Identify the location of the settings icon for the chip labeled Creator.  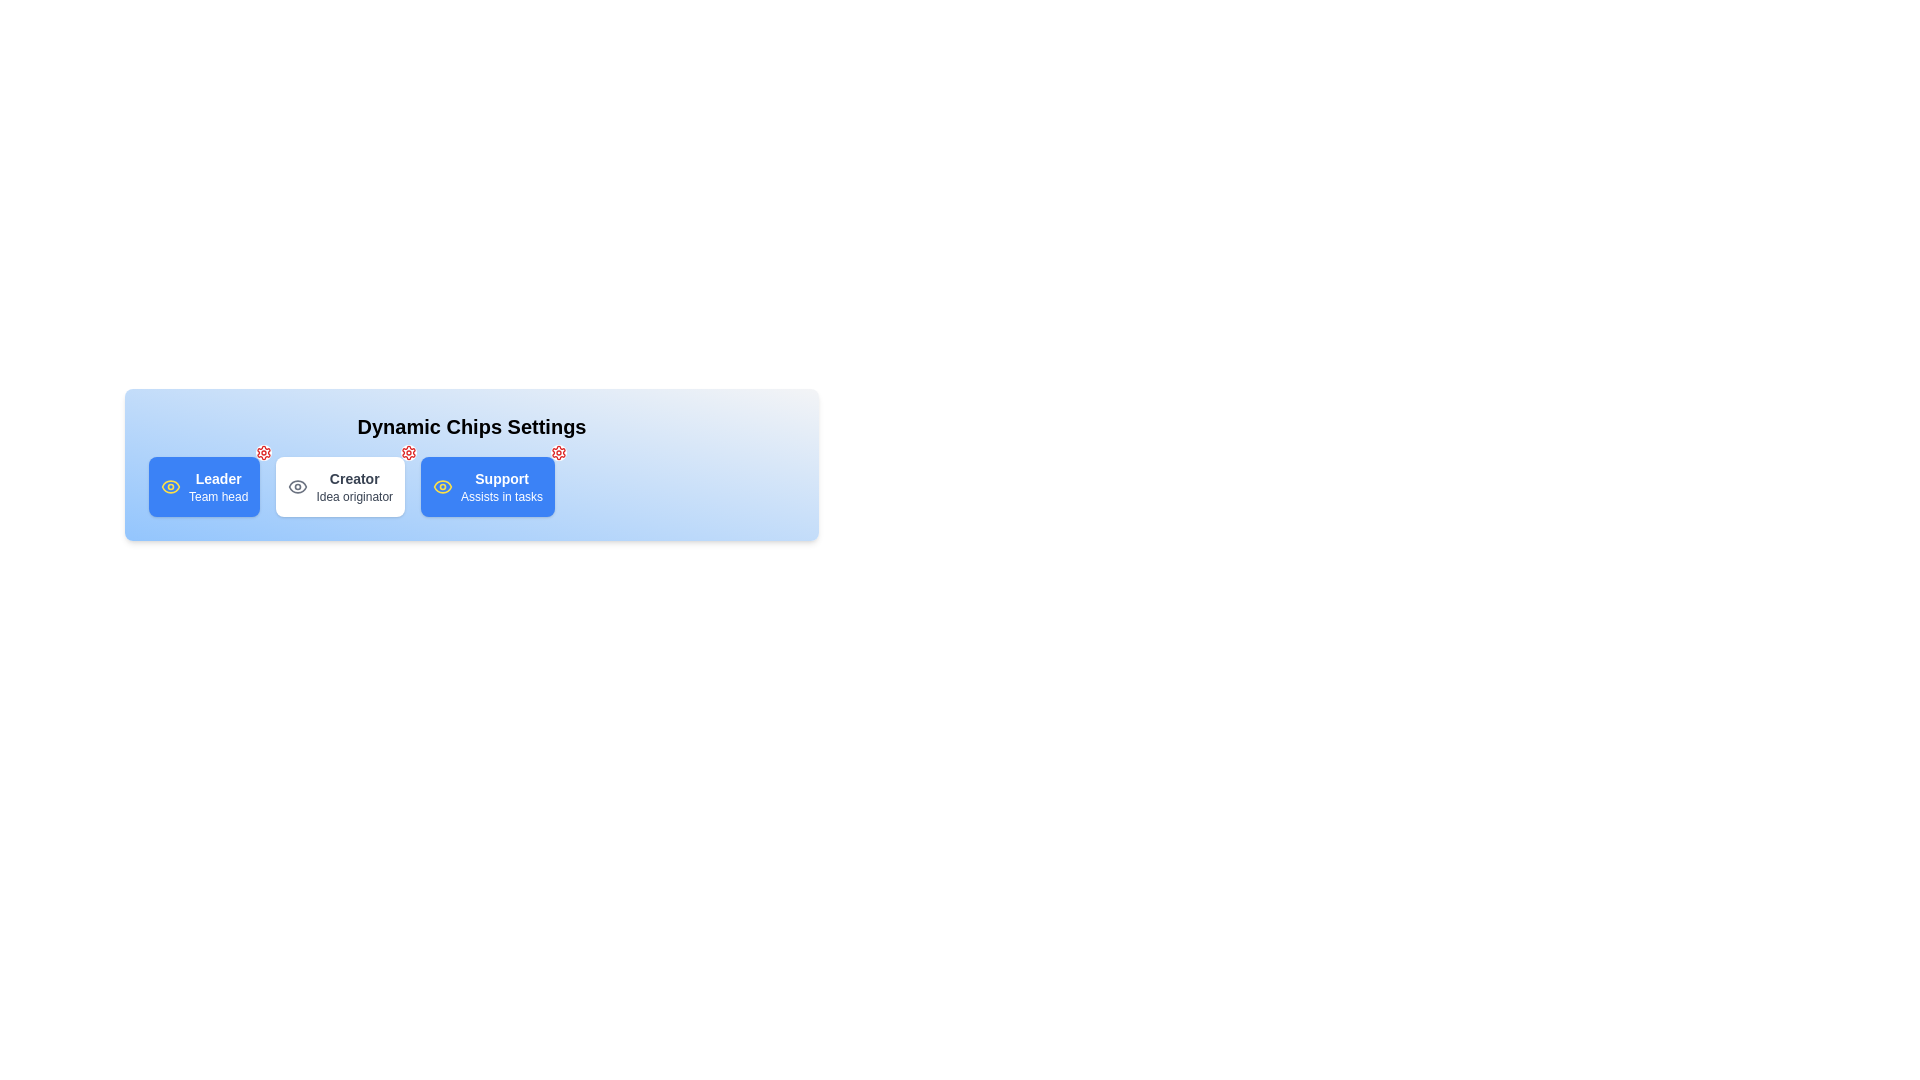
(408, 452).